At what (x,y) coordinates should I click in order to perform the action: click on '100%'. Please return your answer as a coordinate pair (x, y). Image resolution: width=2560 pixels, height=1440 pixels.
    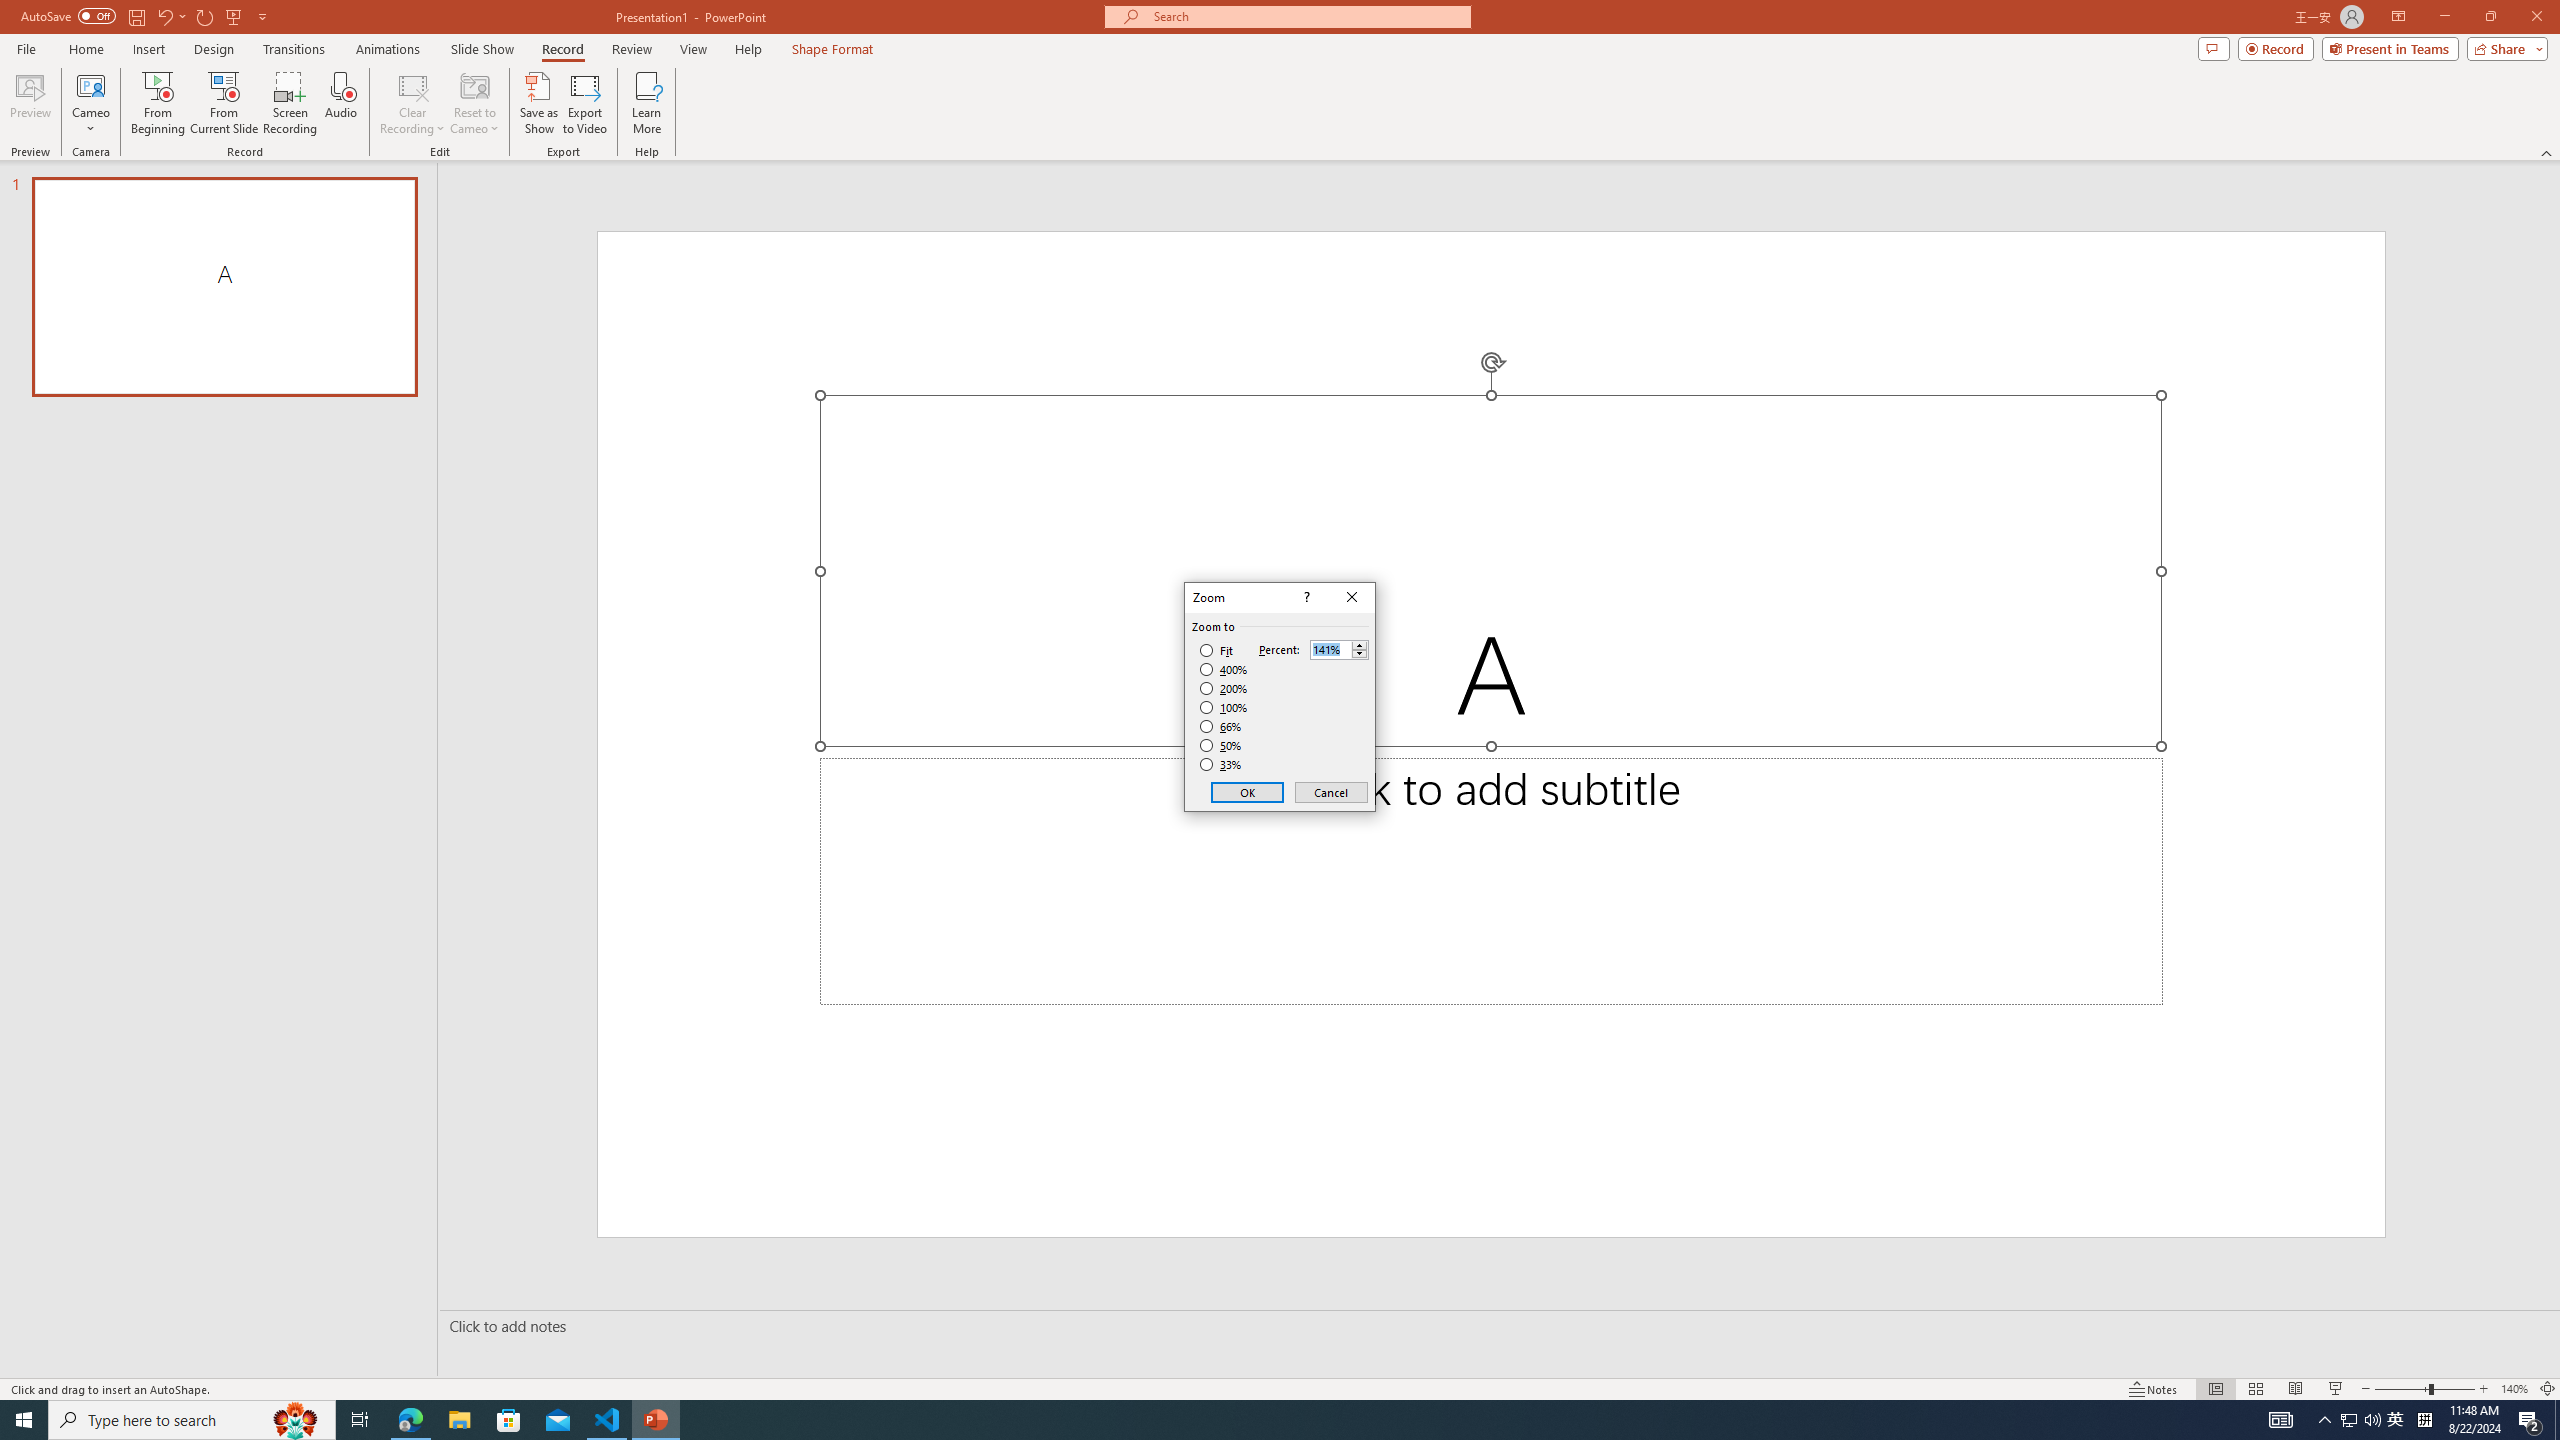
    Looking at the image, I should click on (1223, 706).